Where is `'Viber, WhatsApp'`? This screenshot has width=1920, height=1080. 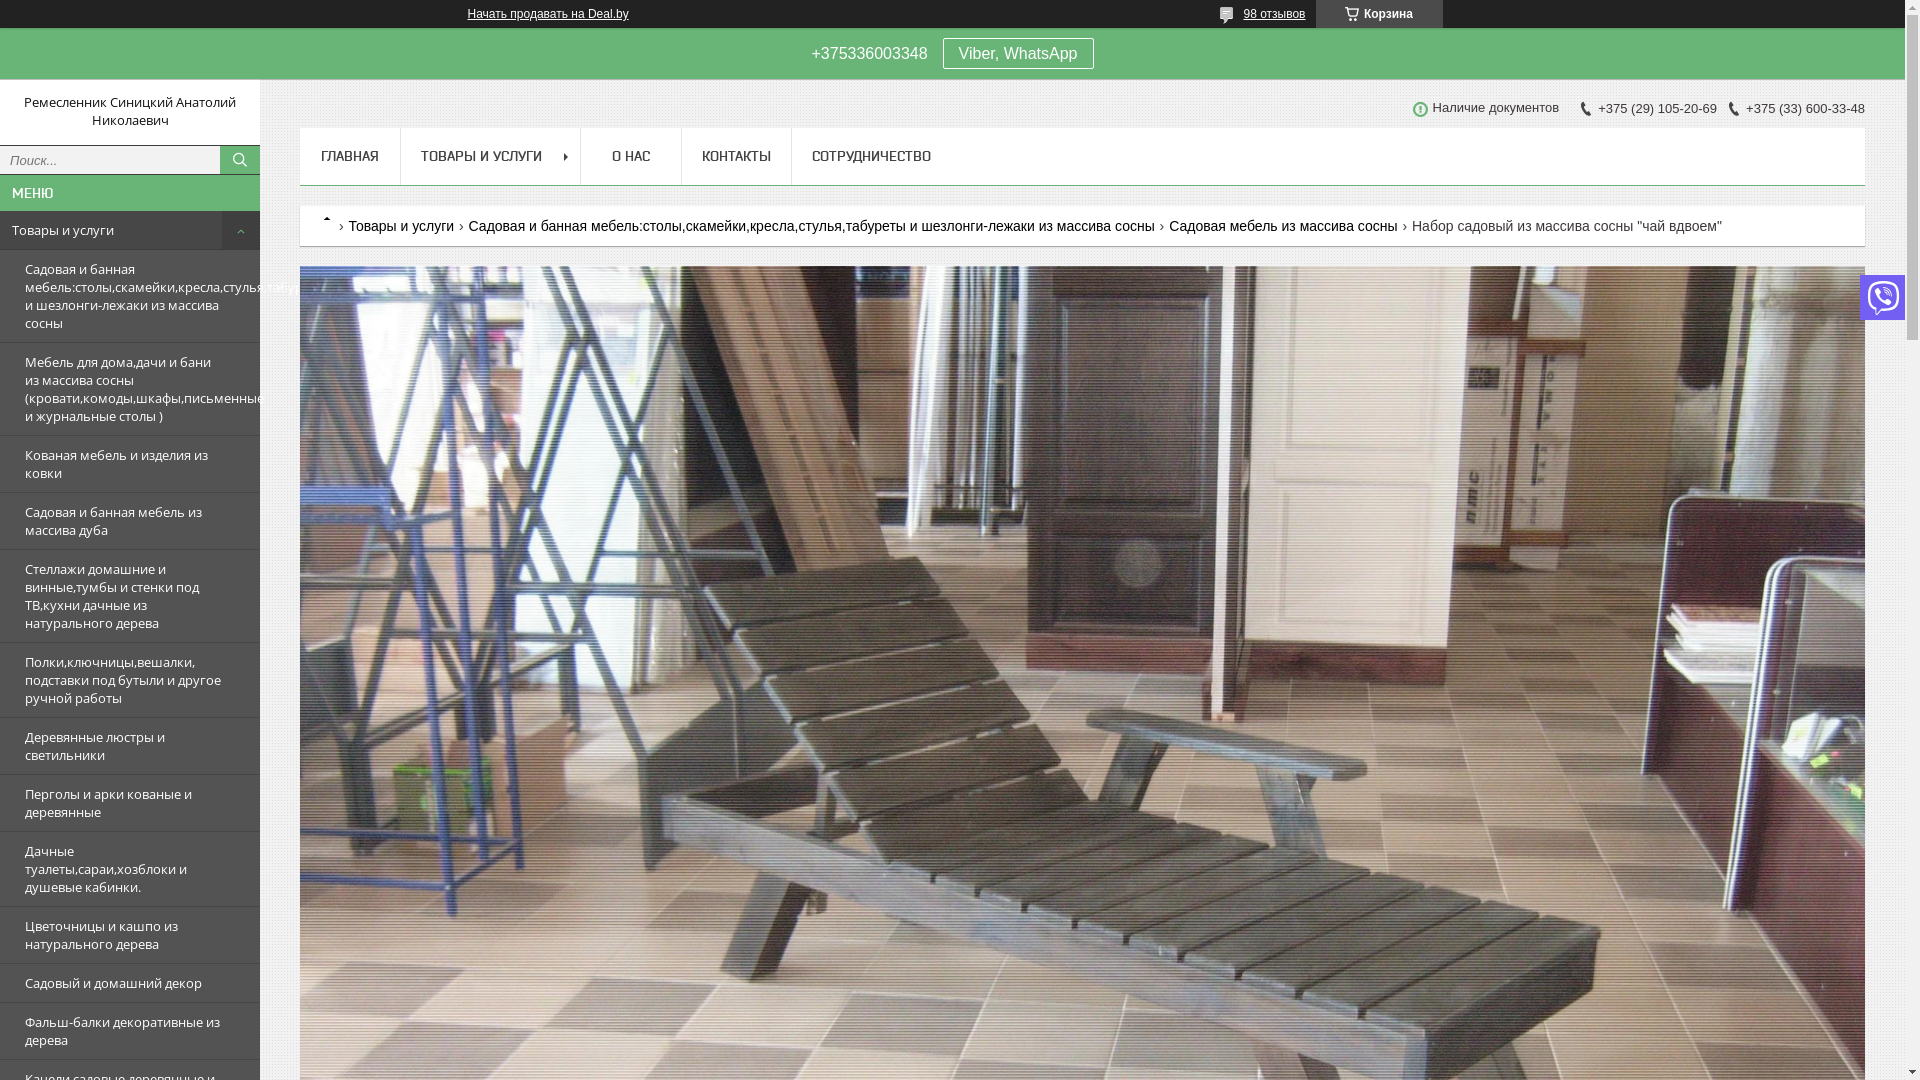
'Viber, WhatsApp' is located at coordinates (1018, 52).